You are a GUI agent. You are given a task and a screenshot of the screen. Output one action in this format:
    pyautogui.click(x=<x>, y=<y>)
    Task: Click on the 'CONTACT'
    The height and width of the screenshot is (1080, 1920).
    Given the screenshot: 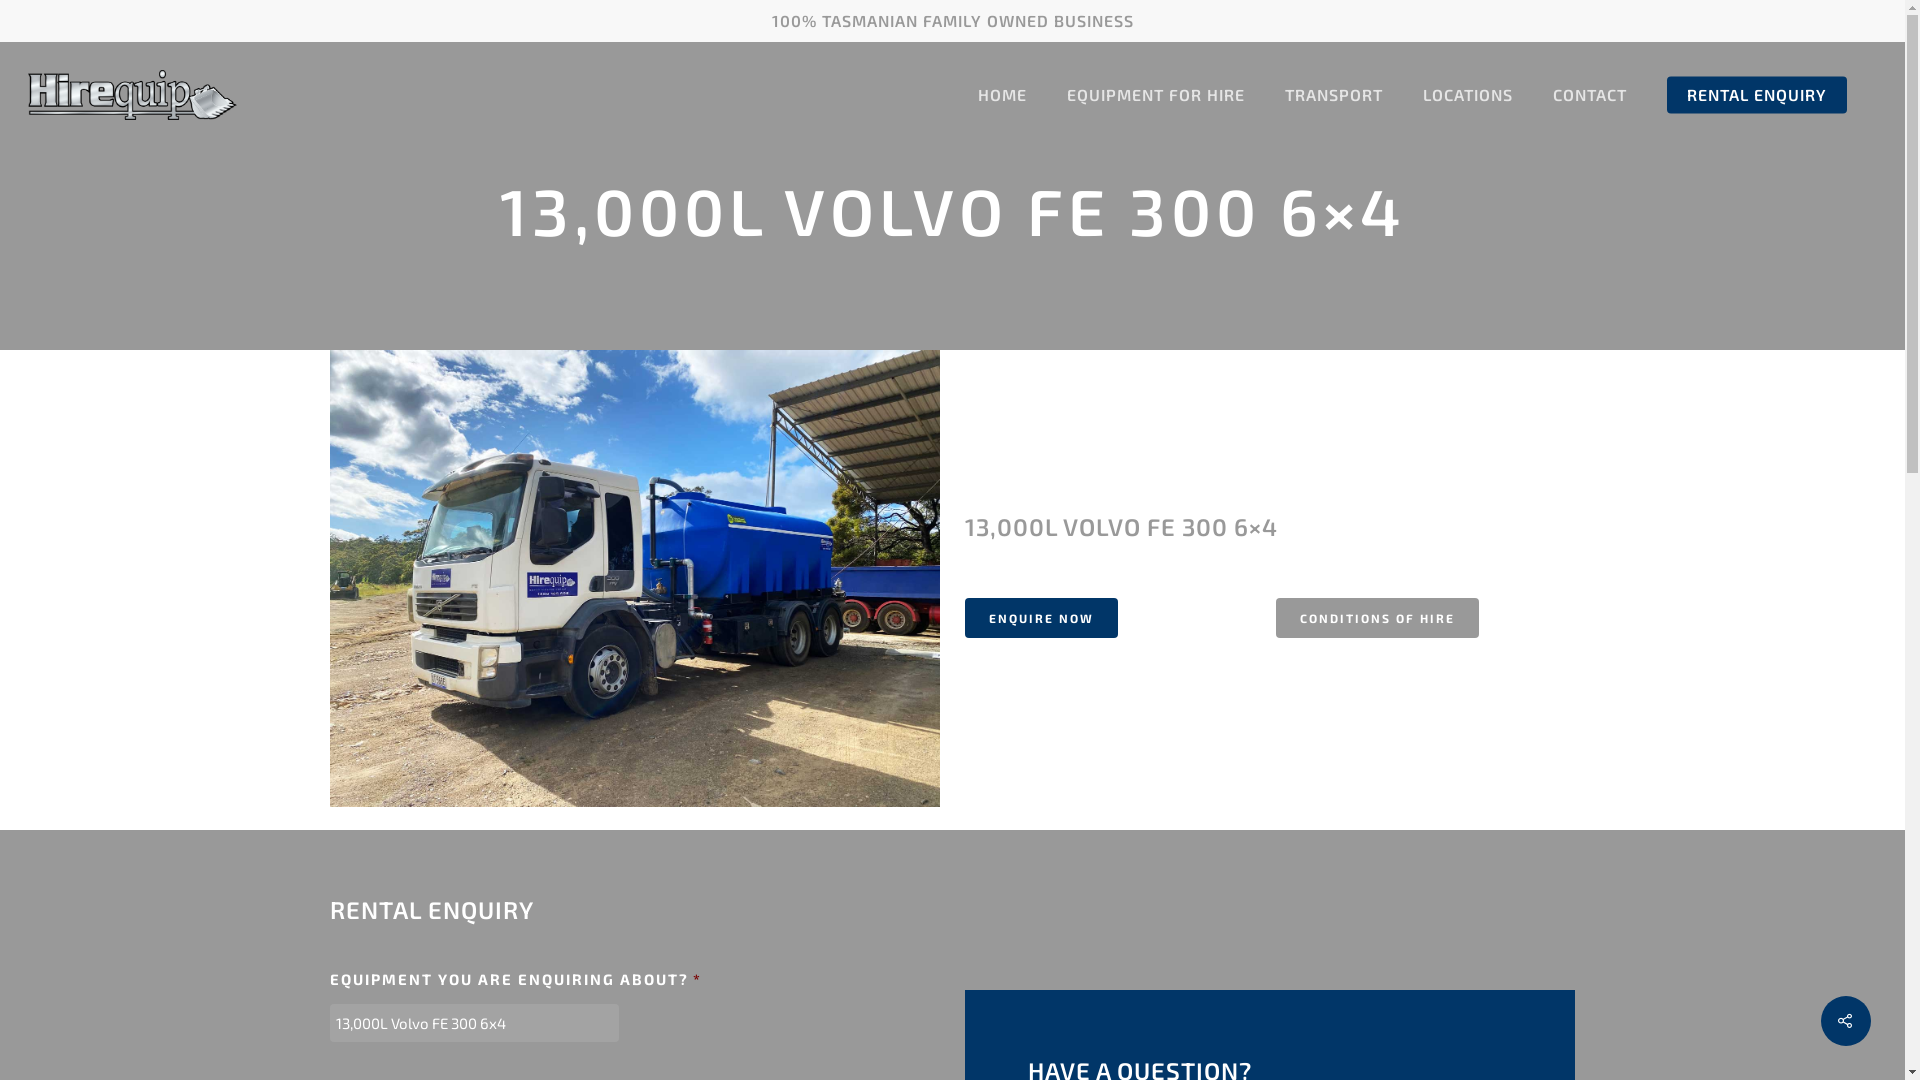 What is the action you would take?
    pyautogui.click(x=1588, y=95)
    